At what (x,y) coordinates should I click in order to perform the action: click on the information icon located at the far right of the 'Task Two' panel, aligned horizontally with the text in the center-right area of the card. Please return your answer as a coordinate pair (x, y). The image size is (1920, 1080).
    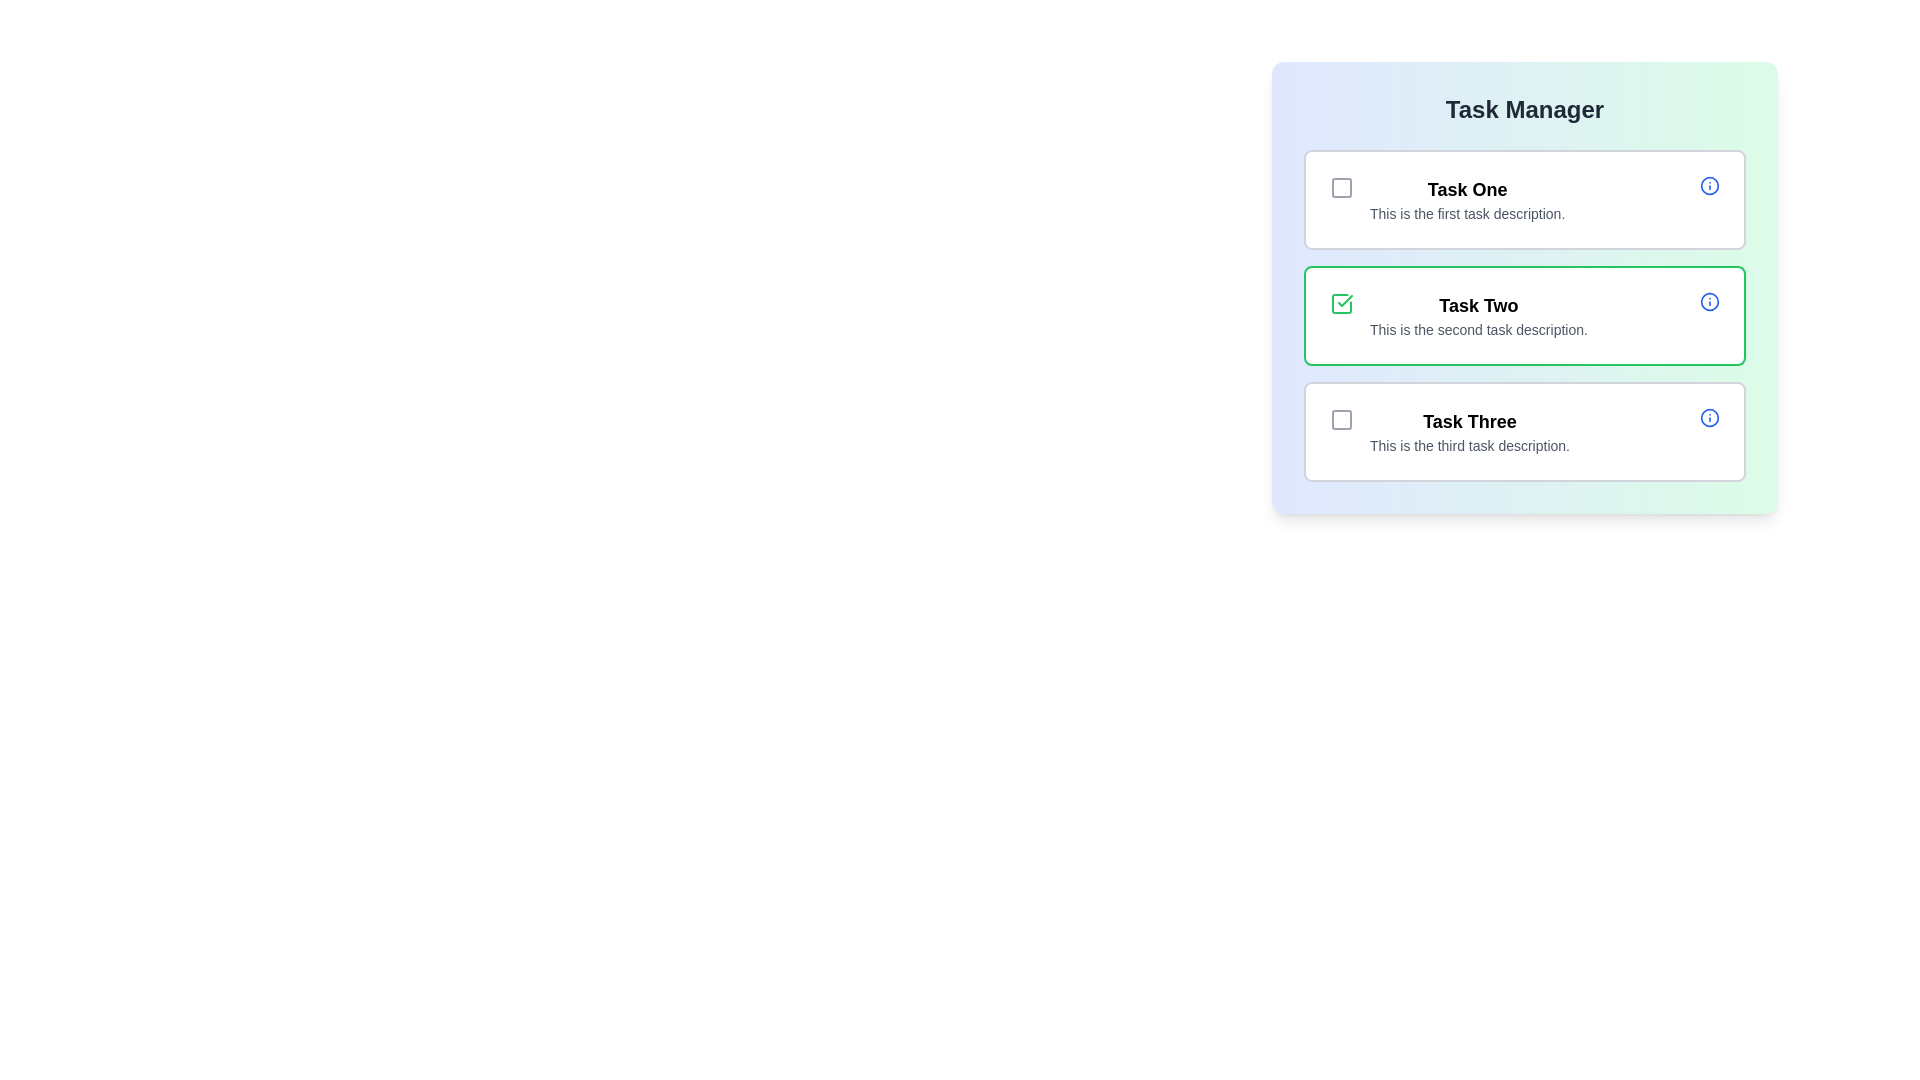
    Looking at the image, I should click on (1708, 301).